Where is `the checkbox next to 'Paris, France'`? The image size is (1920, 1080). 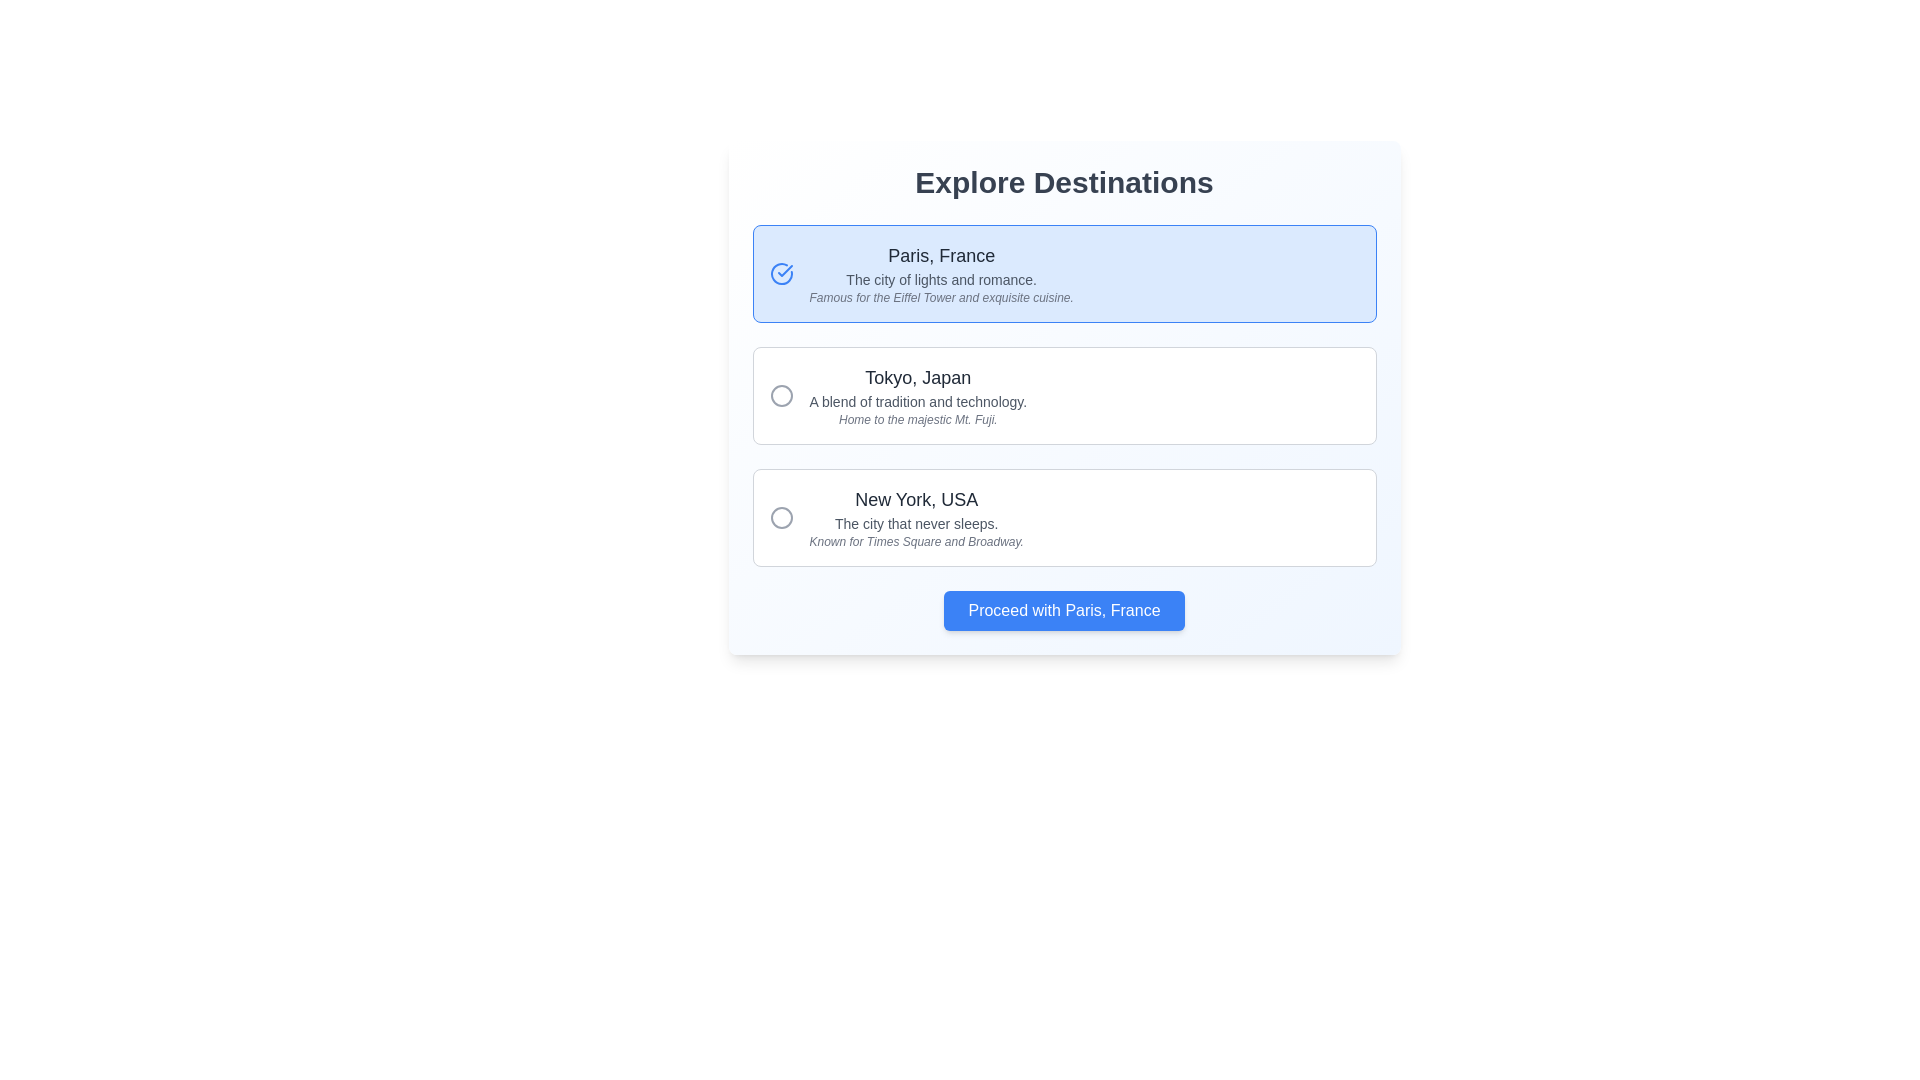 the checkbox next to 'Paris, France' is located at coordinates (1063, 273).